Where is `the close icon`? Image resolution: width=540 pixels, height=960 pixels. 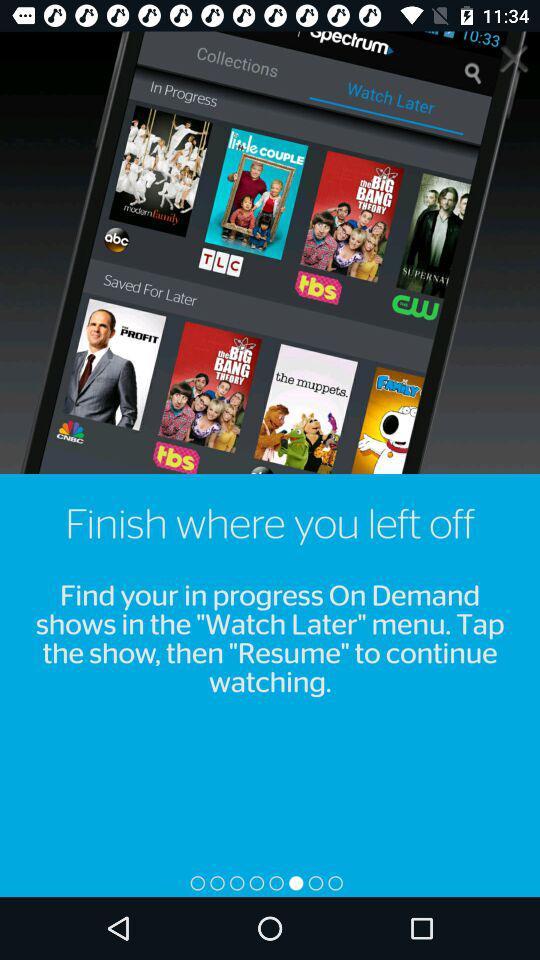 the close icon is located at coordinates (513, 56).